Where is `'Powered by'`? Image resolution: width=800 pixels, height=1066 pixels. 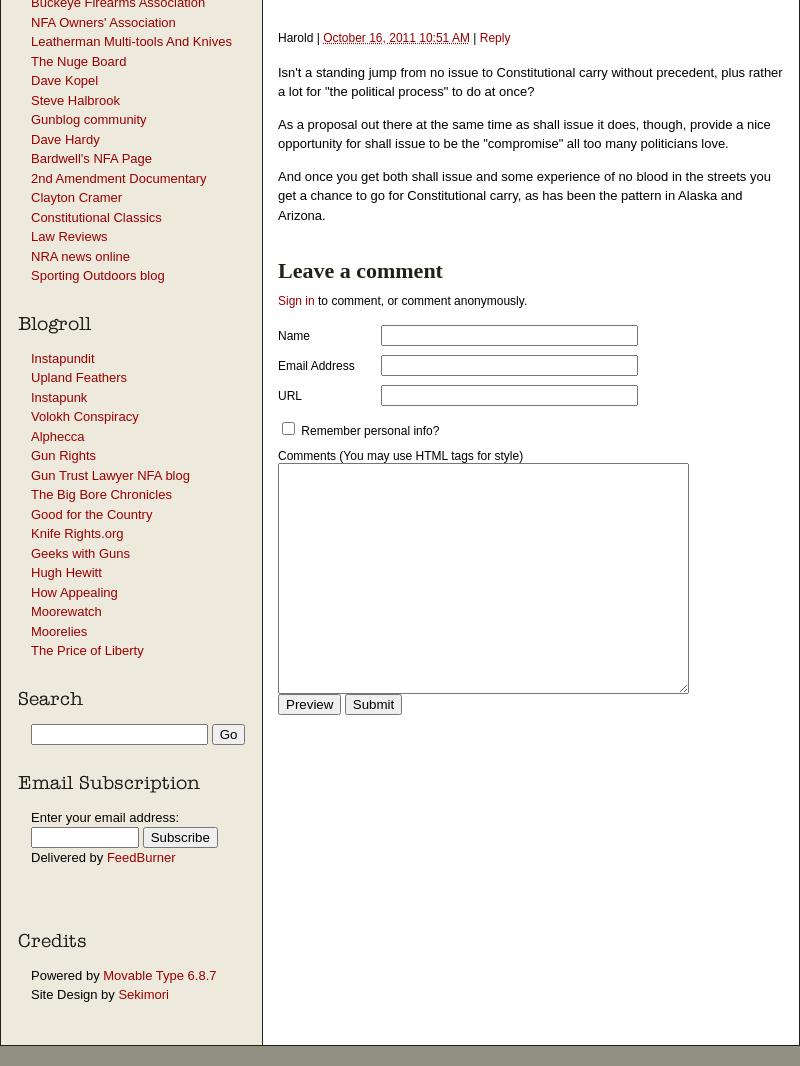 'Powered by' is located at coordinates (67, 974).